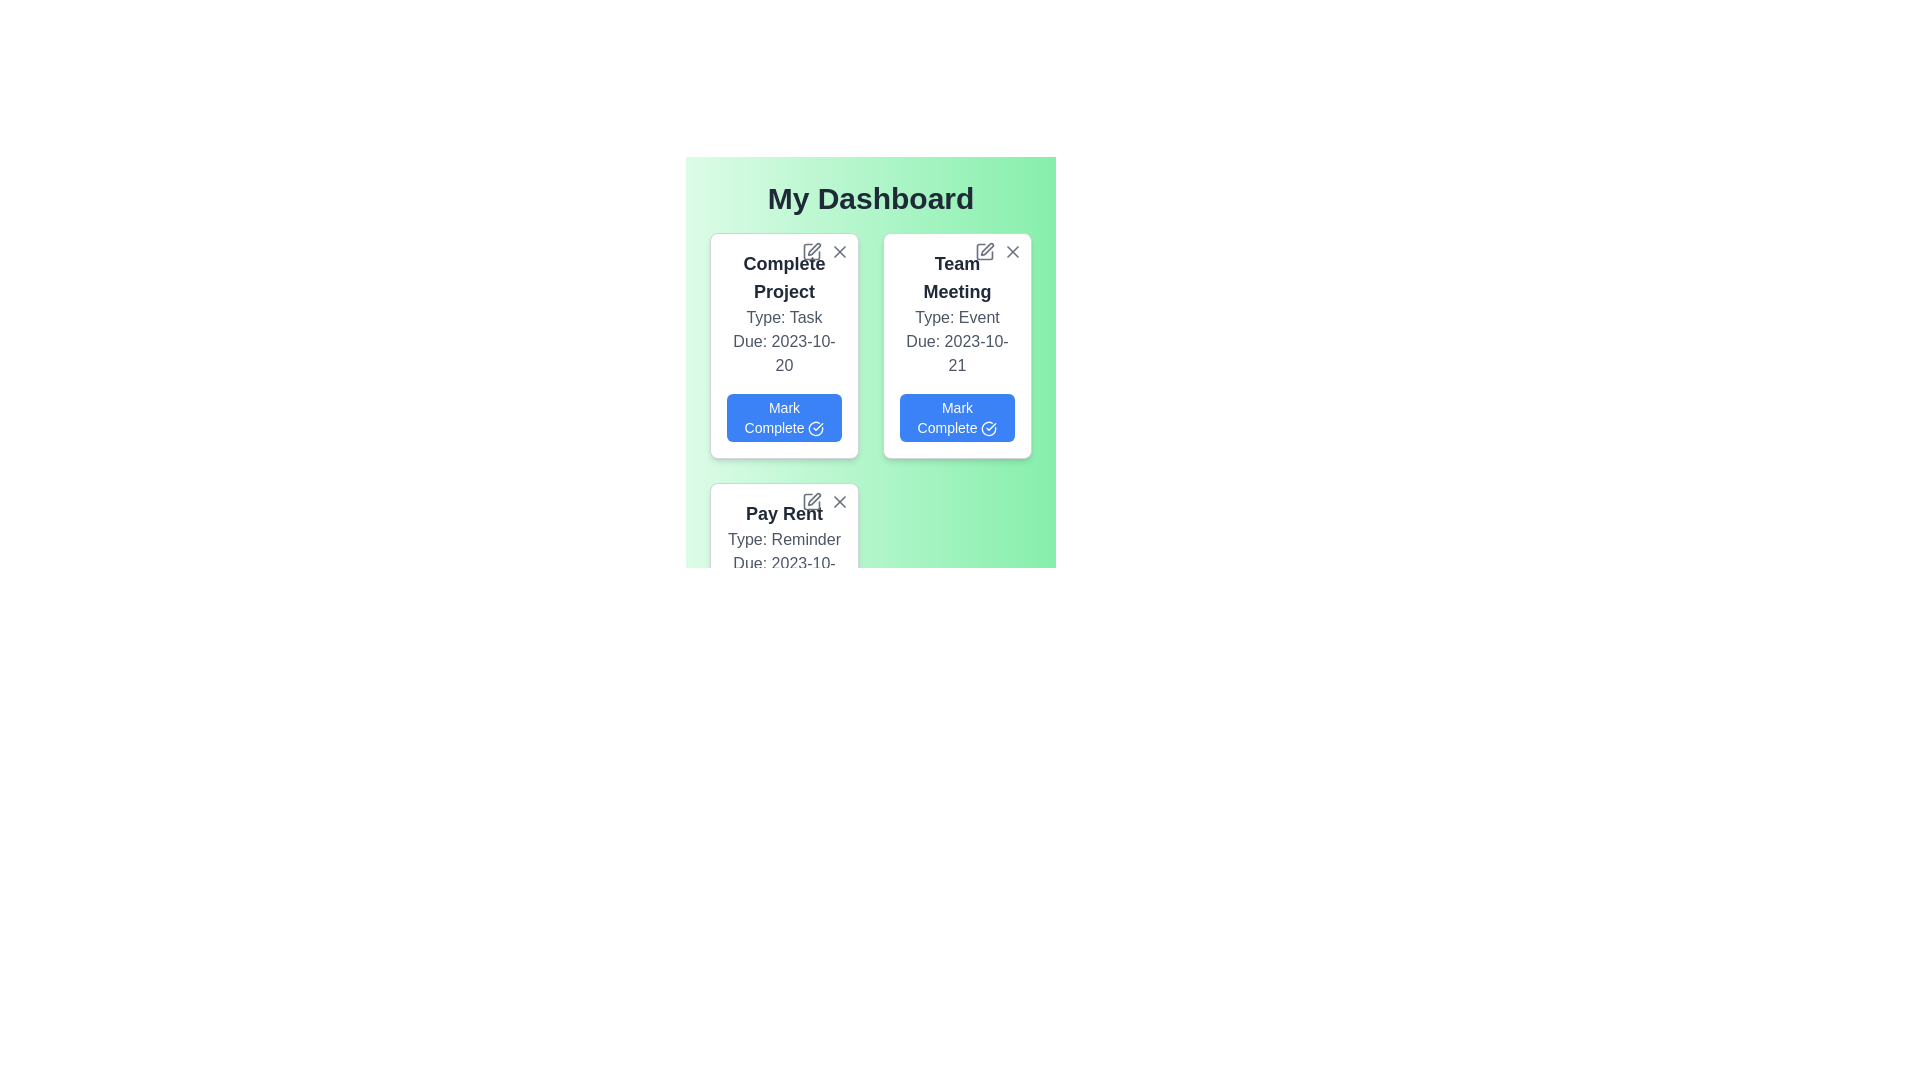 The height and width of the screenshot is (1080, 1920). Describe the element at coordinates (816, 428) in the screenshot. I see `the decorative icon located at the bottom-right corner of the 'Mark Complete' button within the 'Complete Project' task card on the dashboard` at that location.